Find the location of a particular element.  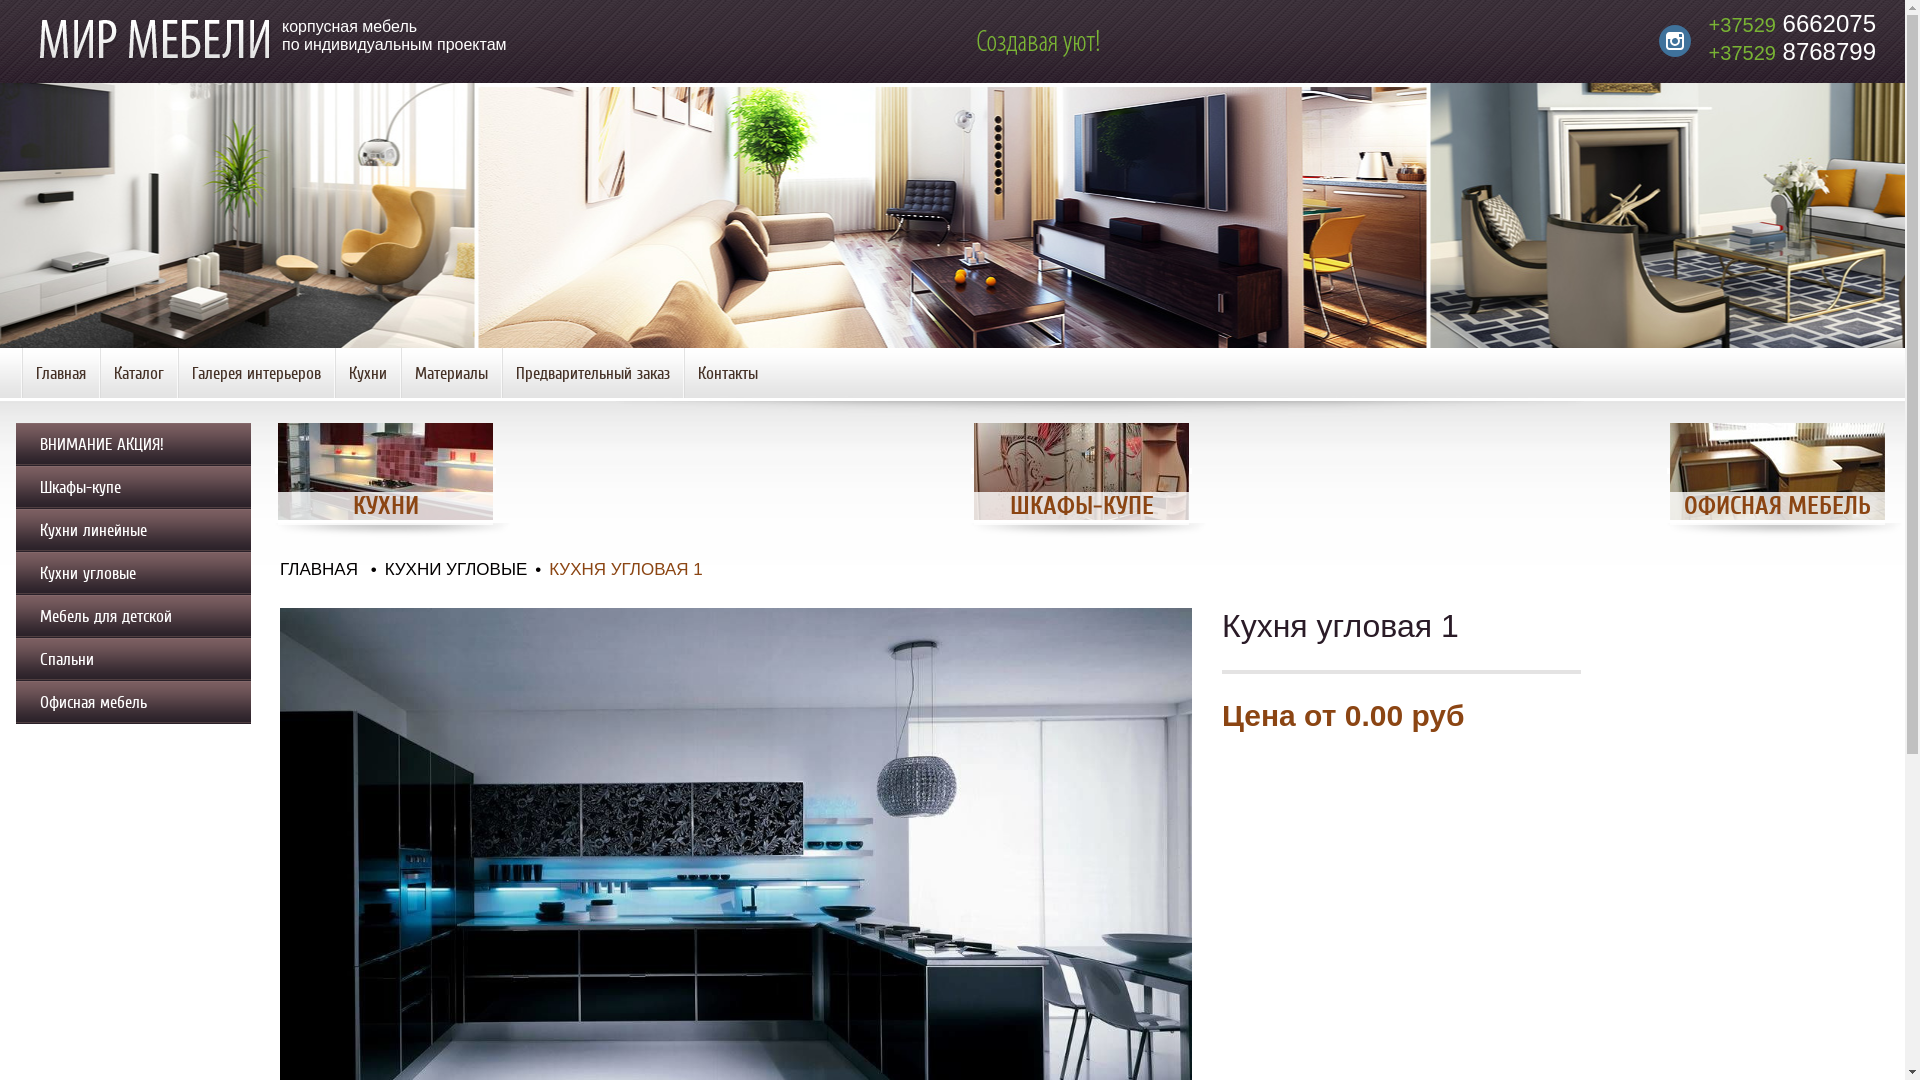

'+37529 8768799' is located at coordinates (1707, 50).